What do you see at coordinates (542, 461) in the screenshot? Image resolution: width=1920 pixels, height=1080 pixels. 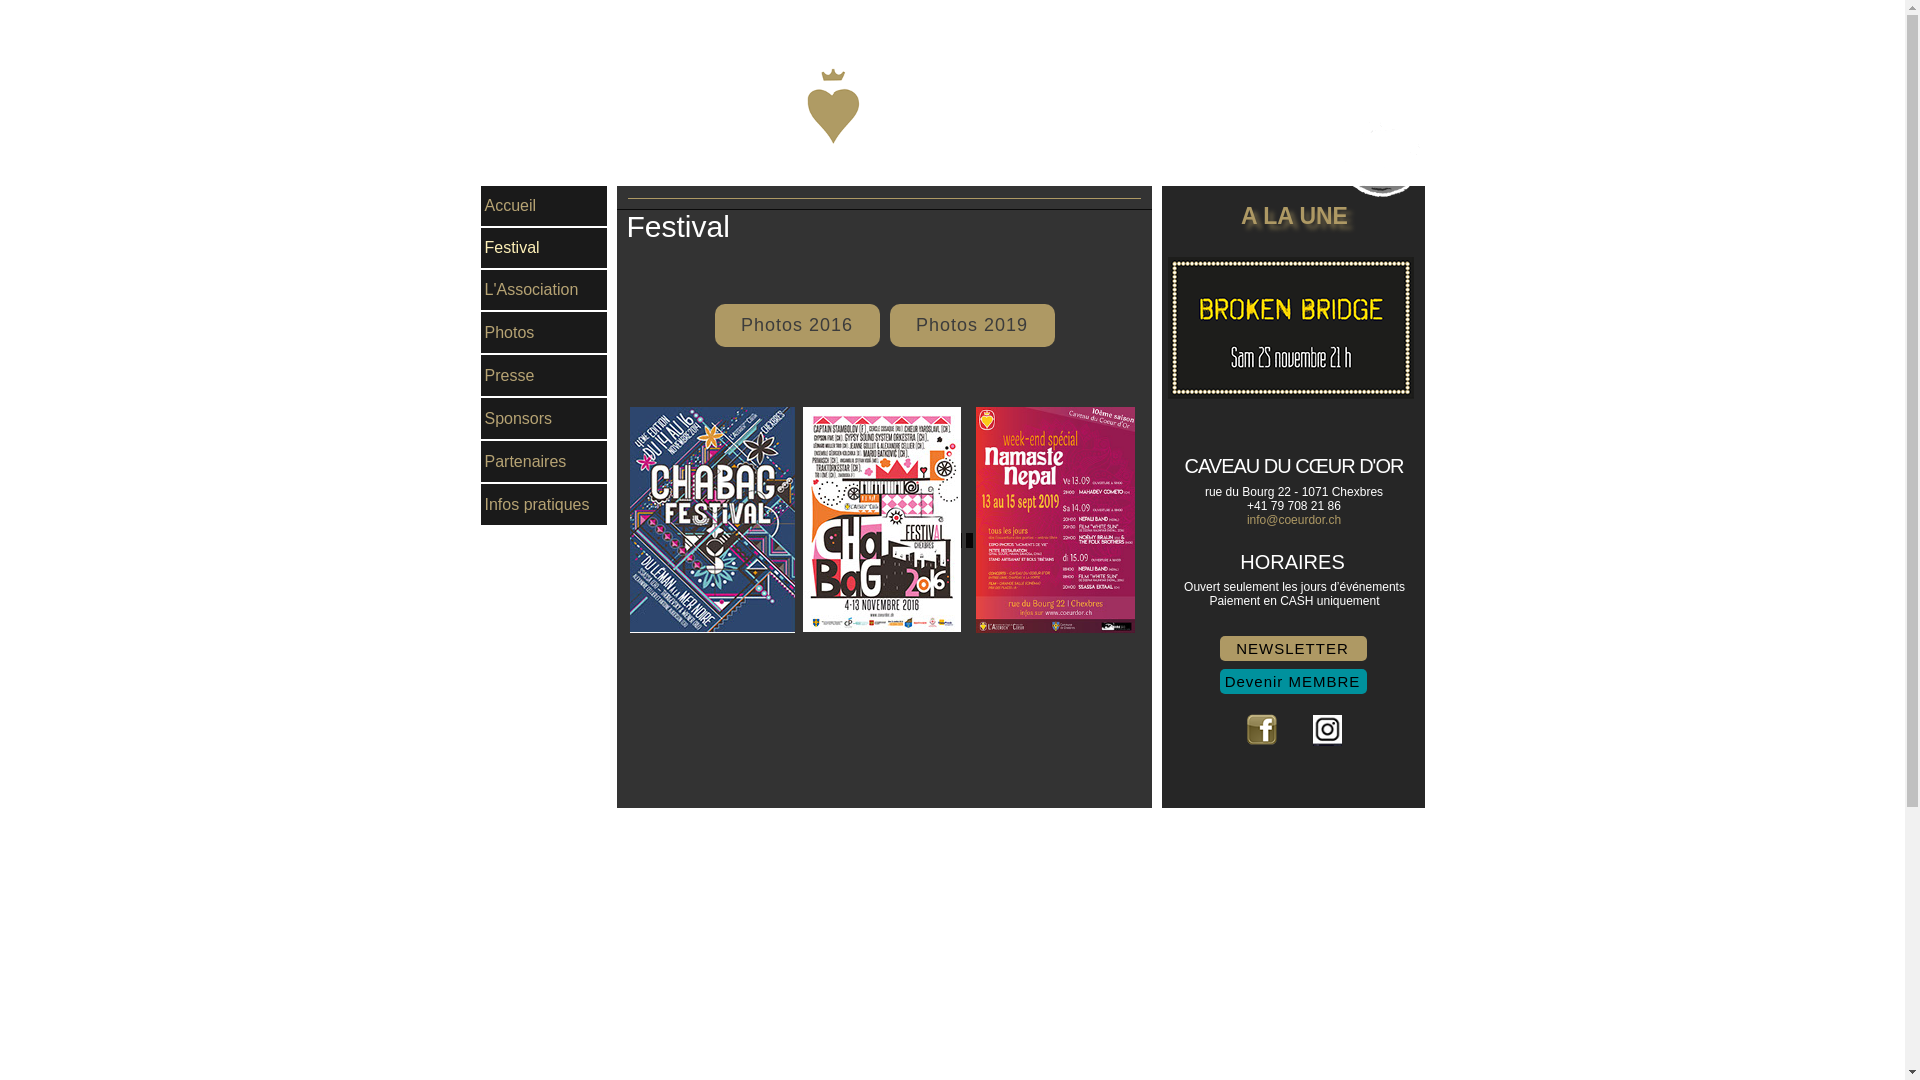 I see `'Partenaires'` at bounding box center [542, 461].